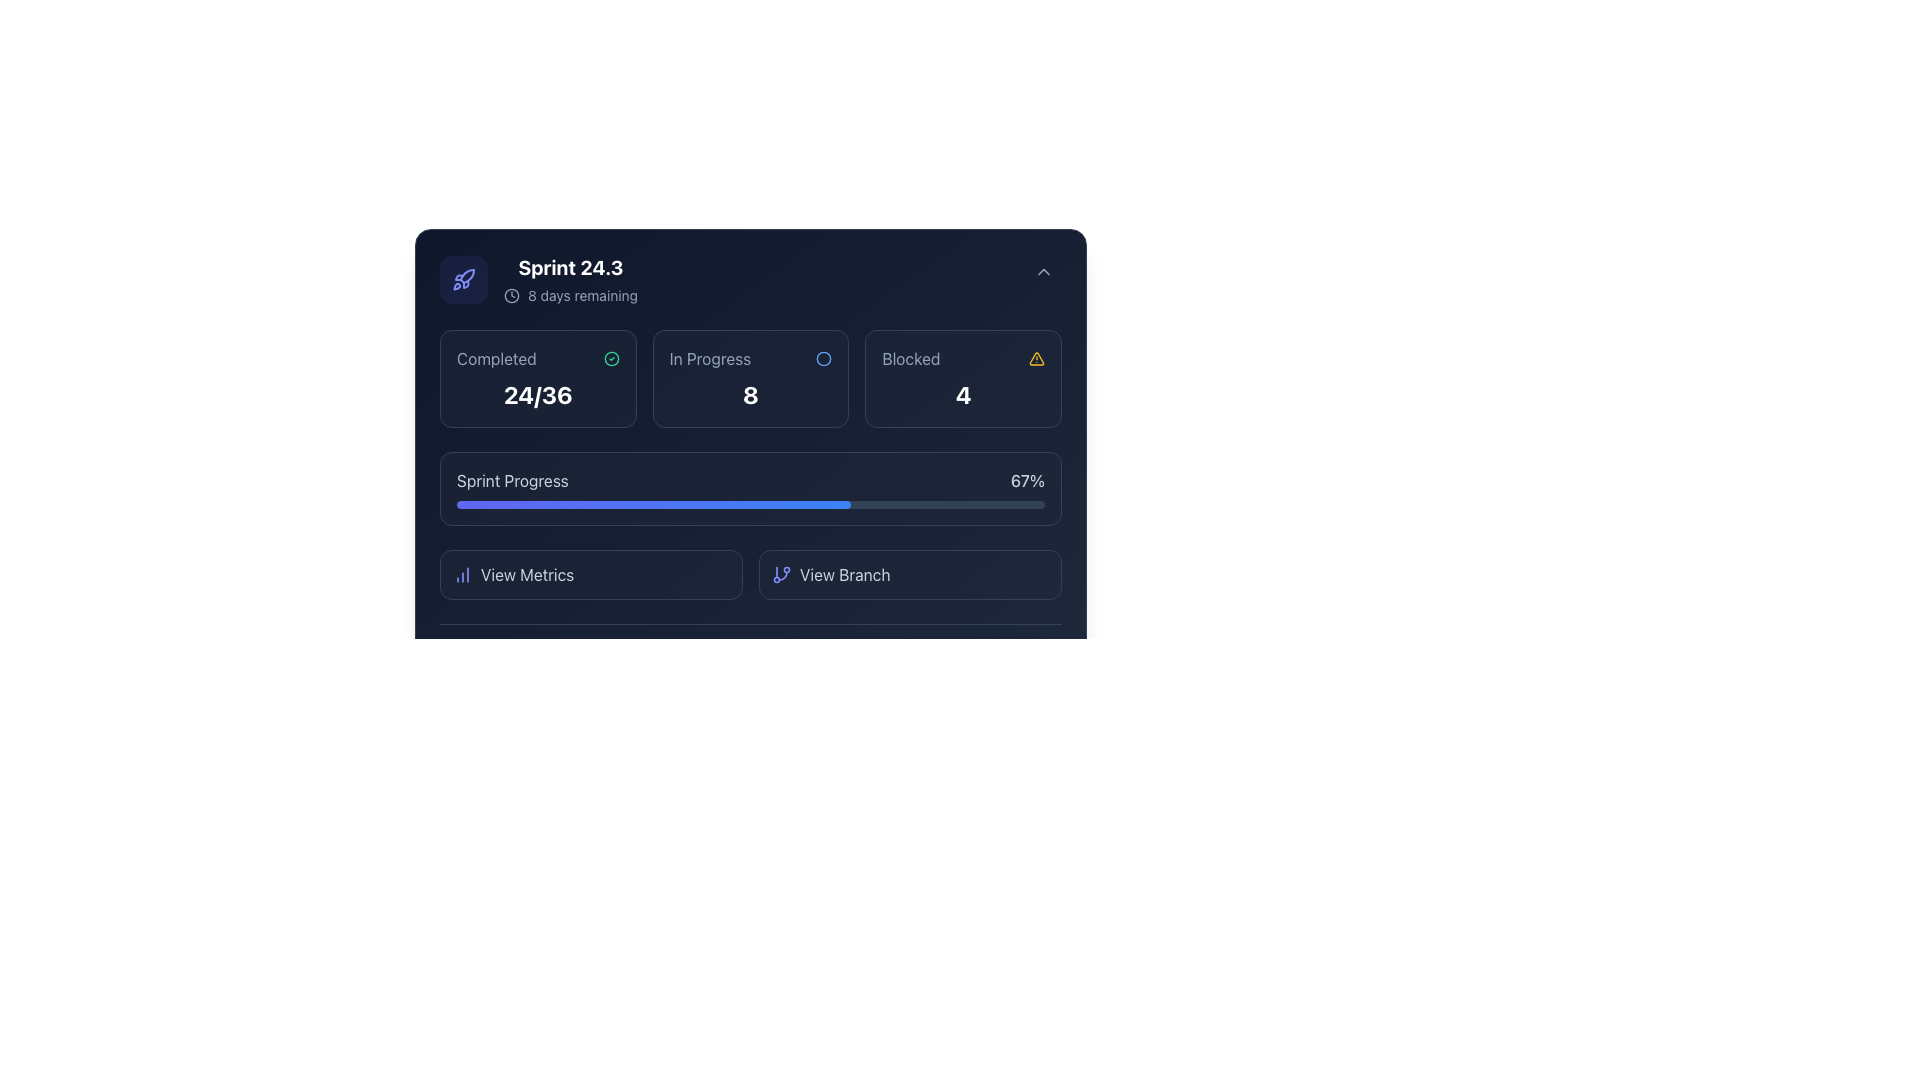  What do you see at coordinates (653, 504) in the screenshot?
I see `the progress indicator representing 67% in the 'Sprint Progress' metric` at bounding box center [653, 504].